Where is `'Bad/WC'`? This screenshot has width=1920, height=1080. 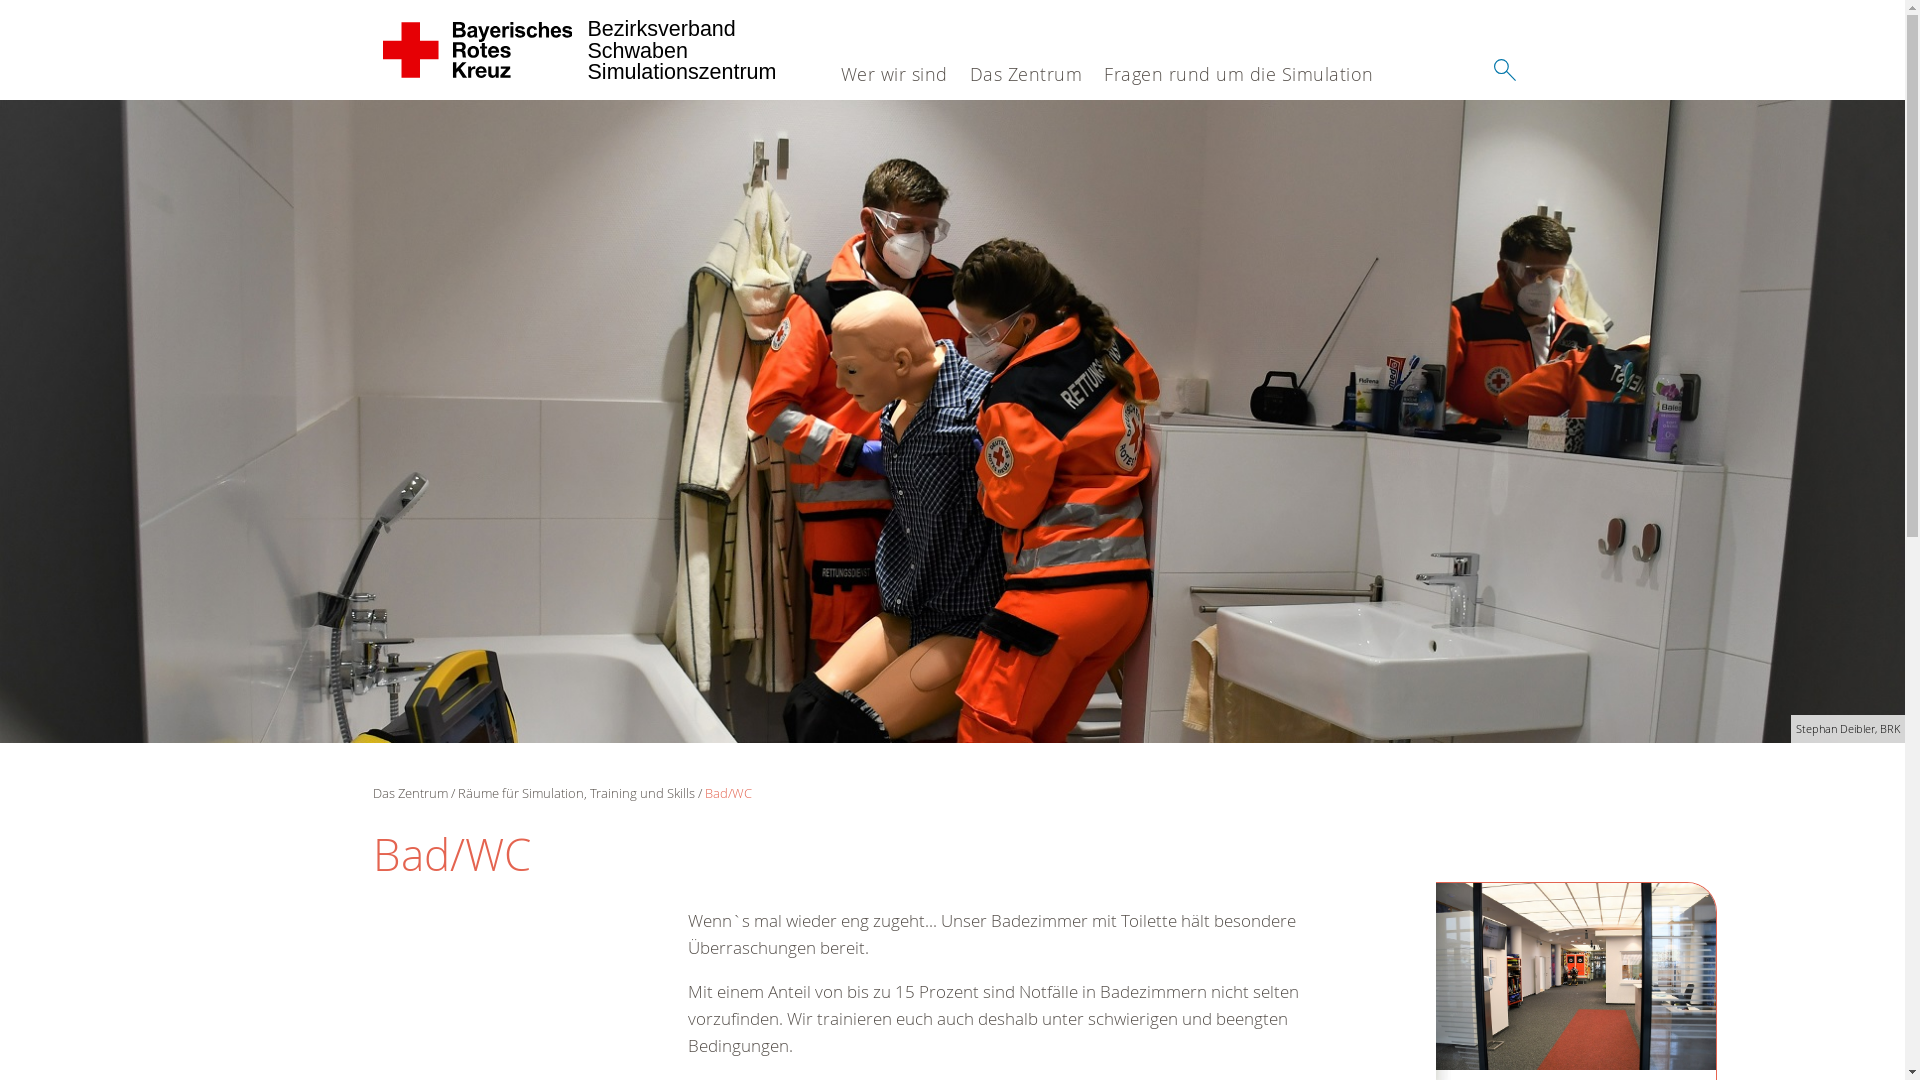
'Bad/WC' is located at coordinates (727, 792).